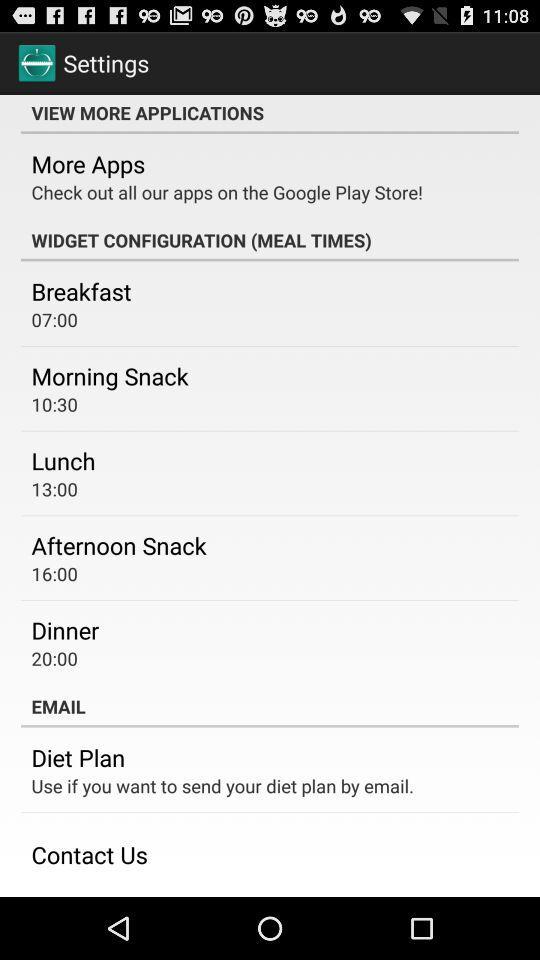  What do you see at coordinates (80, 290) in the screenshot?
I see `icon below the widget configuration meal` at bounding box center [80, 290].